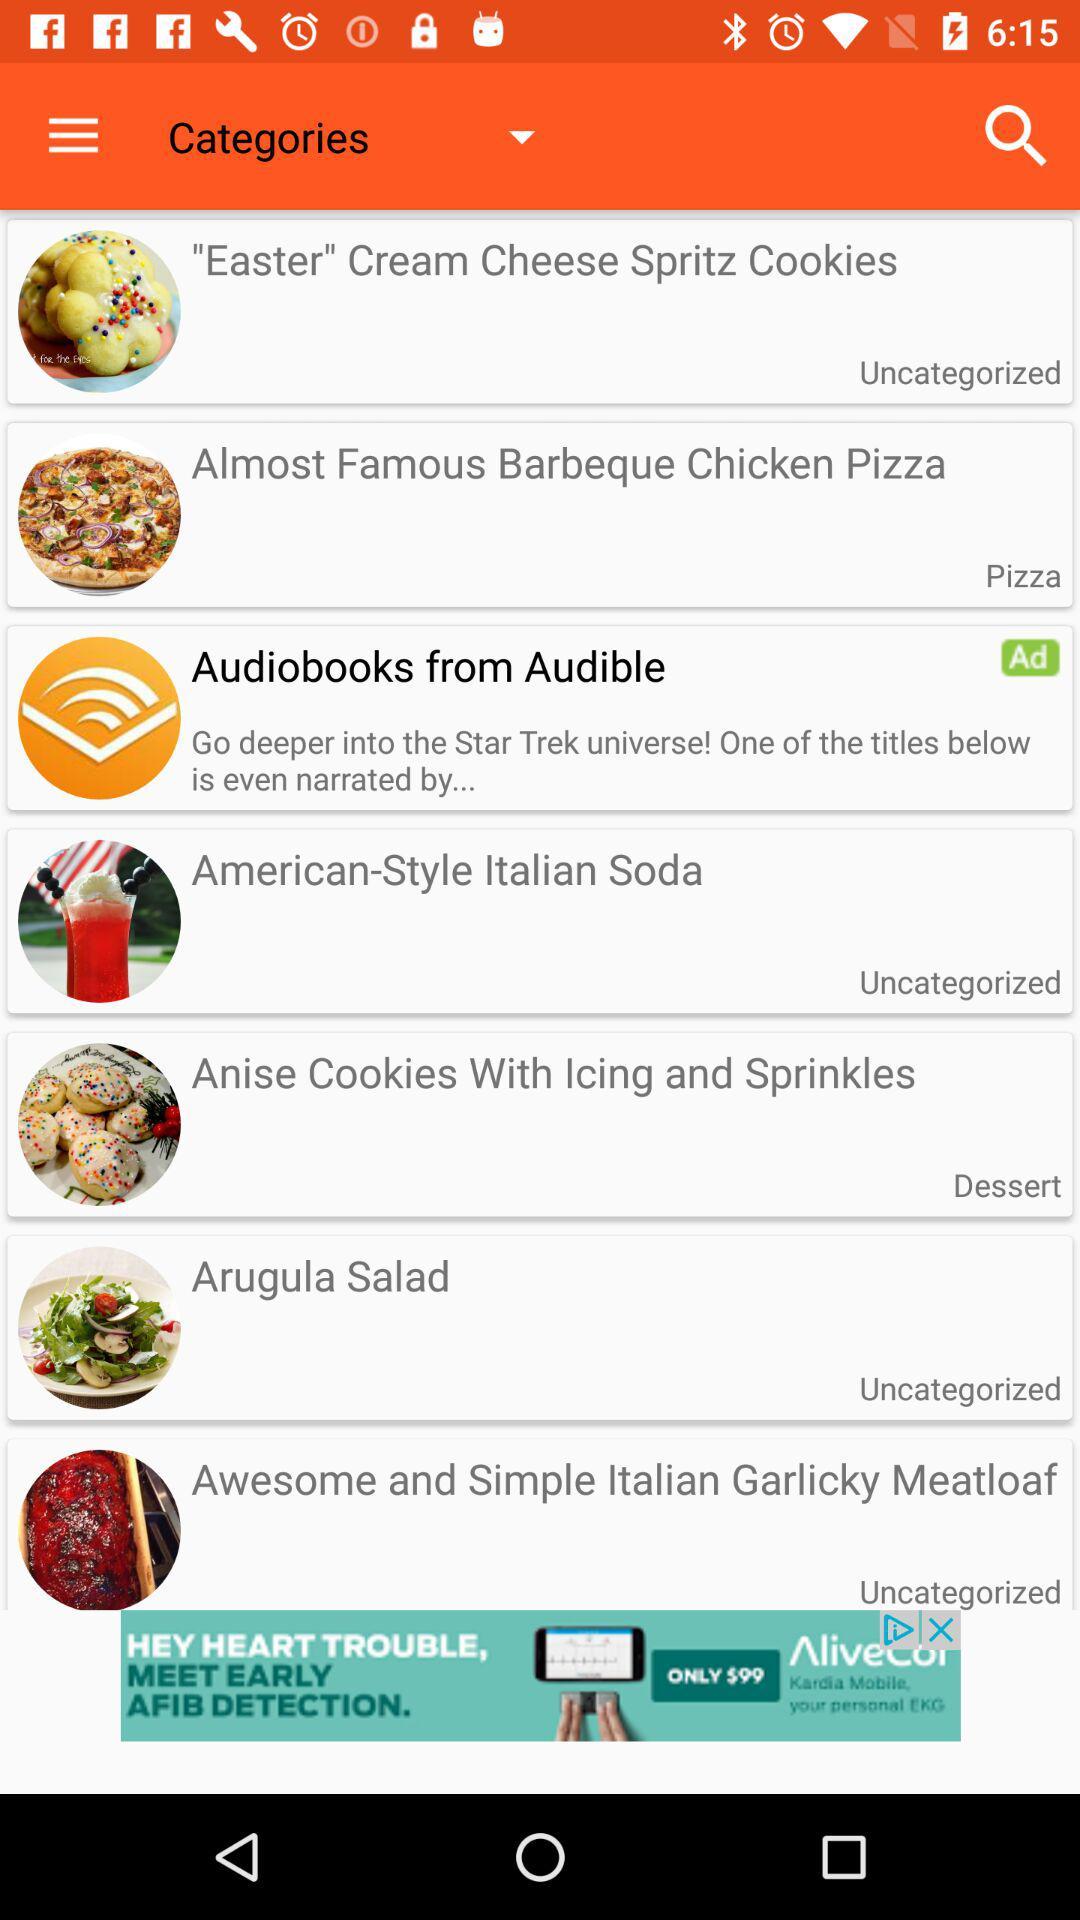 The image size is (1080, 1920). I want to click on picture display, so click(99, 718).